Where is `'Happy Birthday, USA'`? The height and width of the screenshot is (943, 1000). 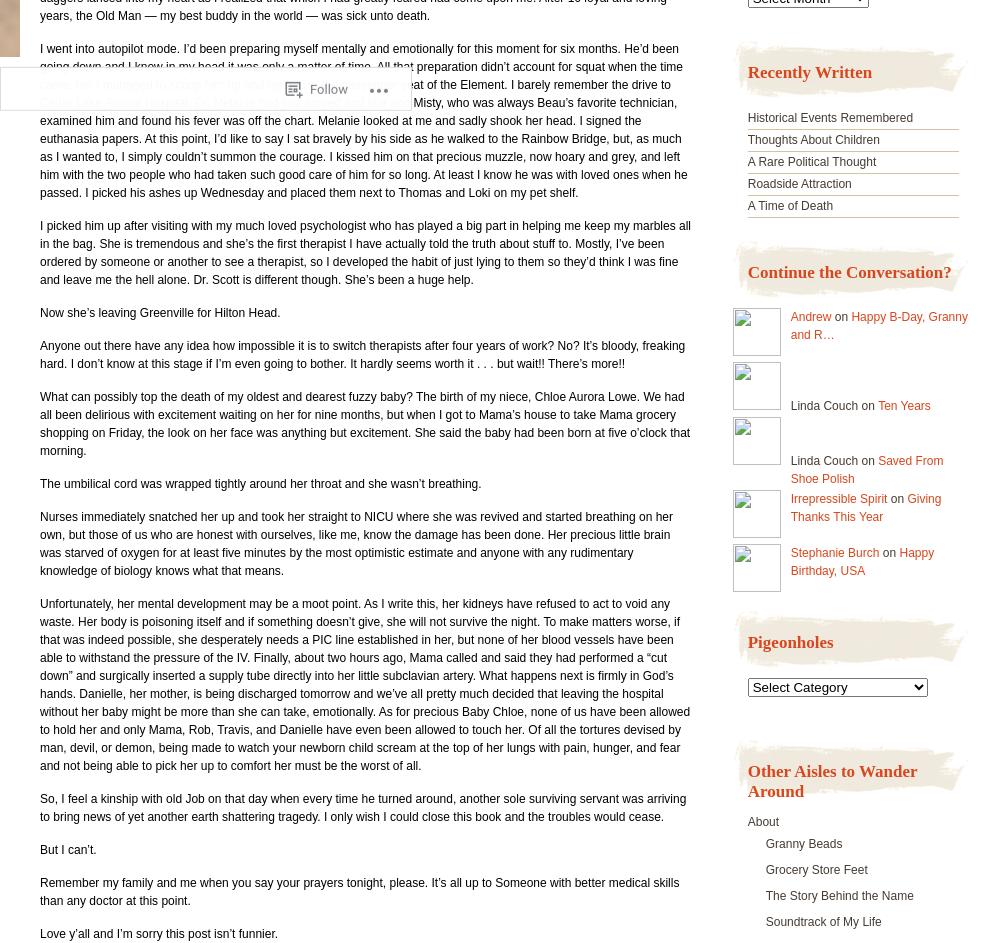 'Happy Birthday, USA' is located at coordinates (861, 562).